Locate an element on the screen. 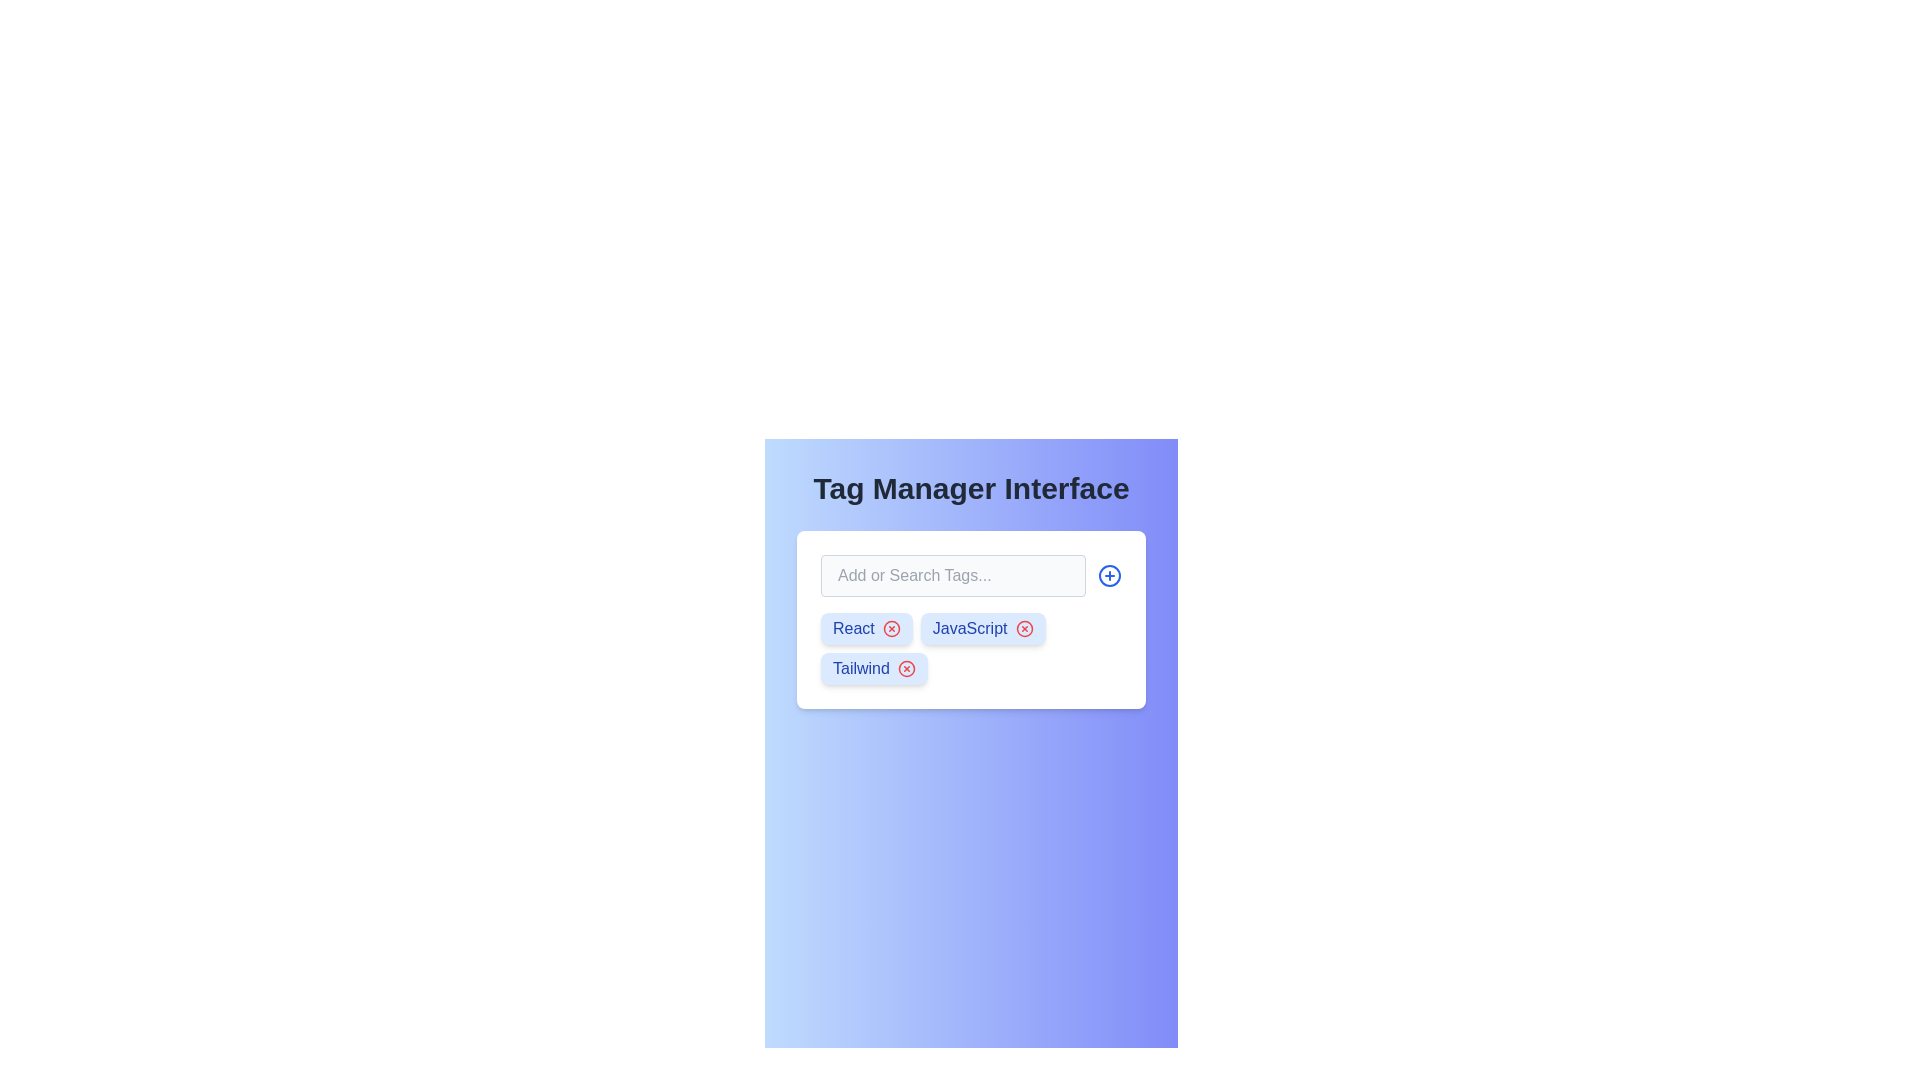  the text label displaying 'JavaScript' with medium font weight, which is part of a tag component with a blue background and rounded edges, located in the center of the tag is located at coordinates (970, 627).